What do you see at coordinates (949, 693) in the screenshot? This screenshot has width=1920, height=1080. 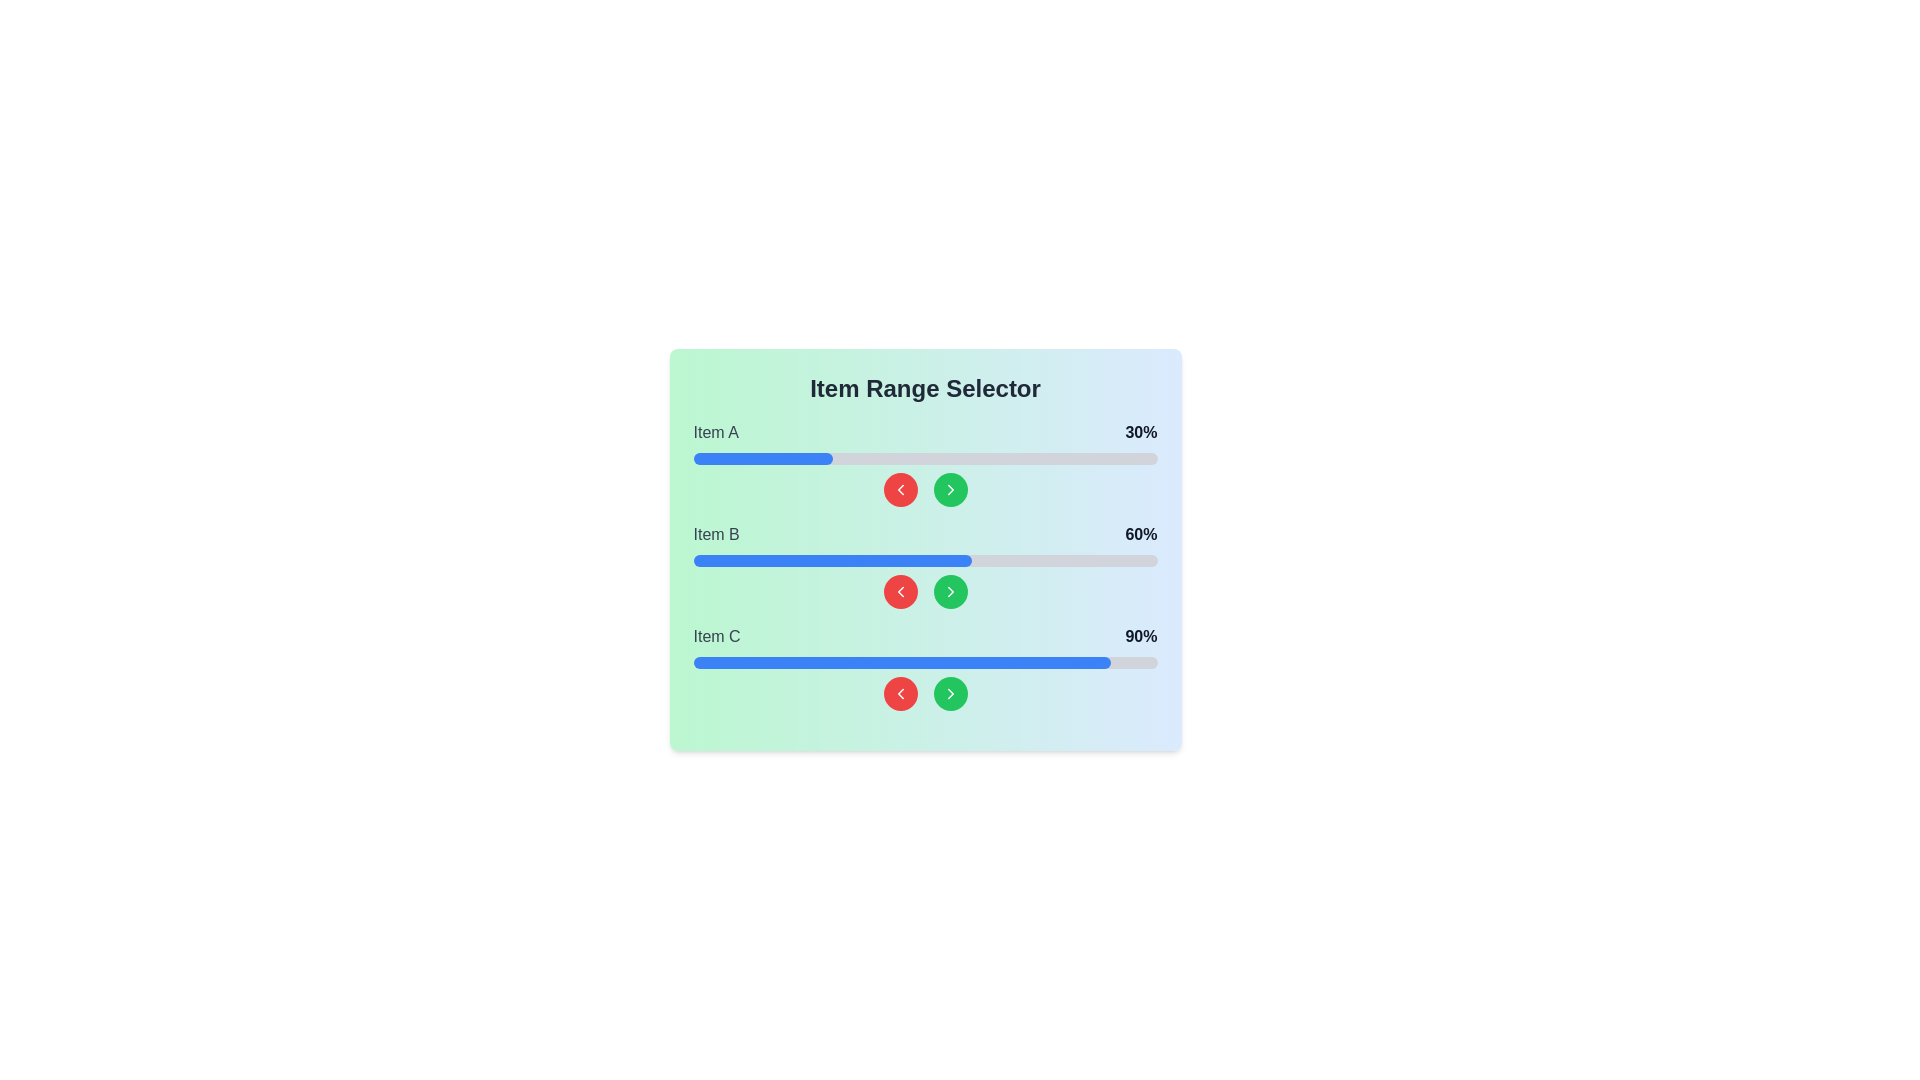 I see `the chevron icon in the 'Item C' section of the 'Item Range Selector'` at bounding box center [949, 693].